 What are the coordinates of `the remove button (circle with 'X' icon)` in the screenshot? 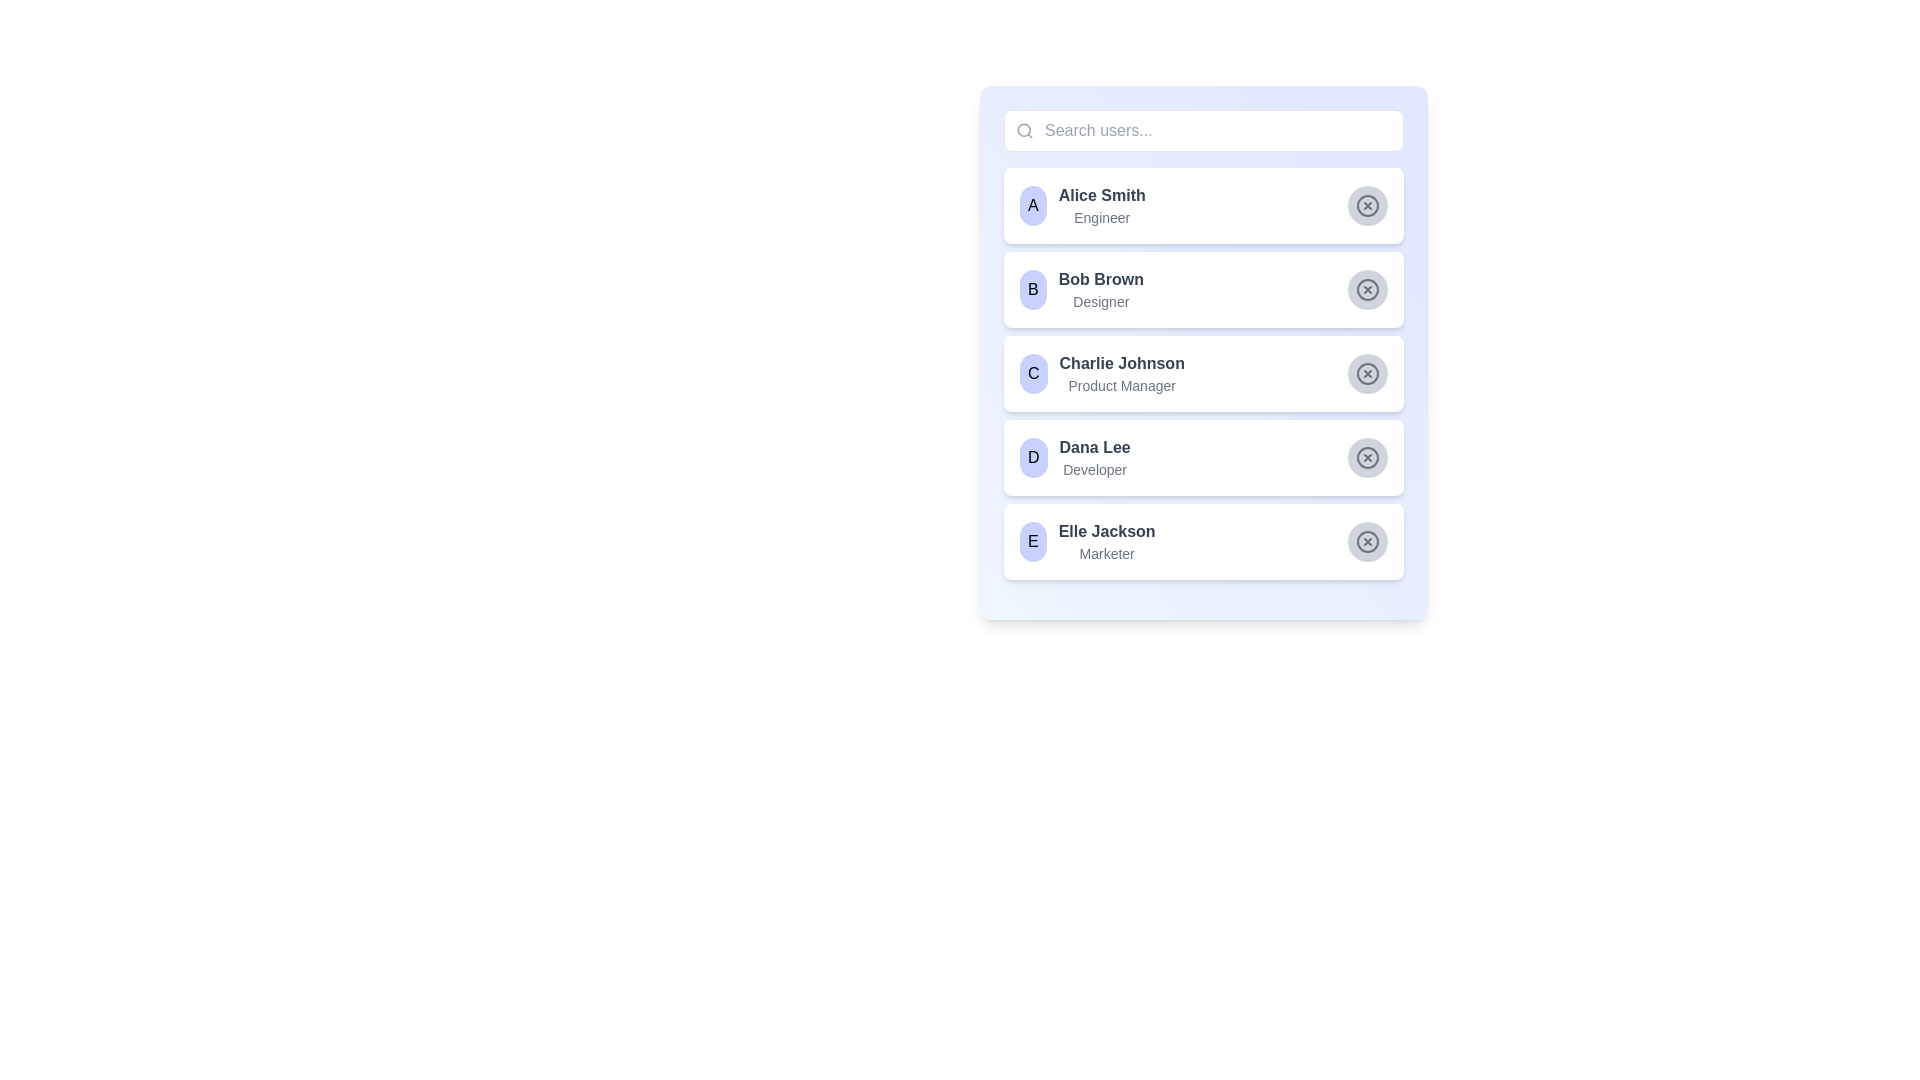 It's located at (1367, 374).